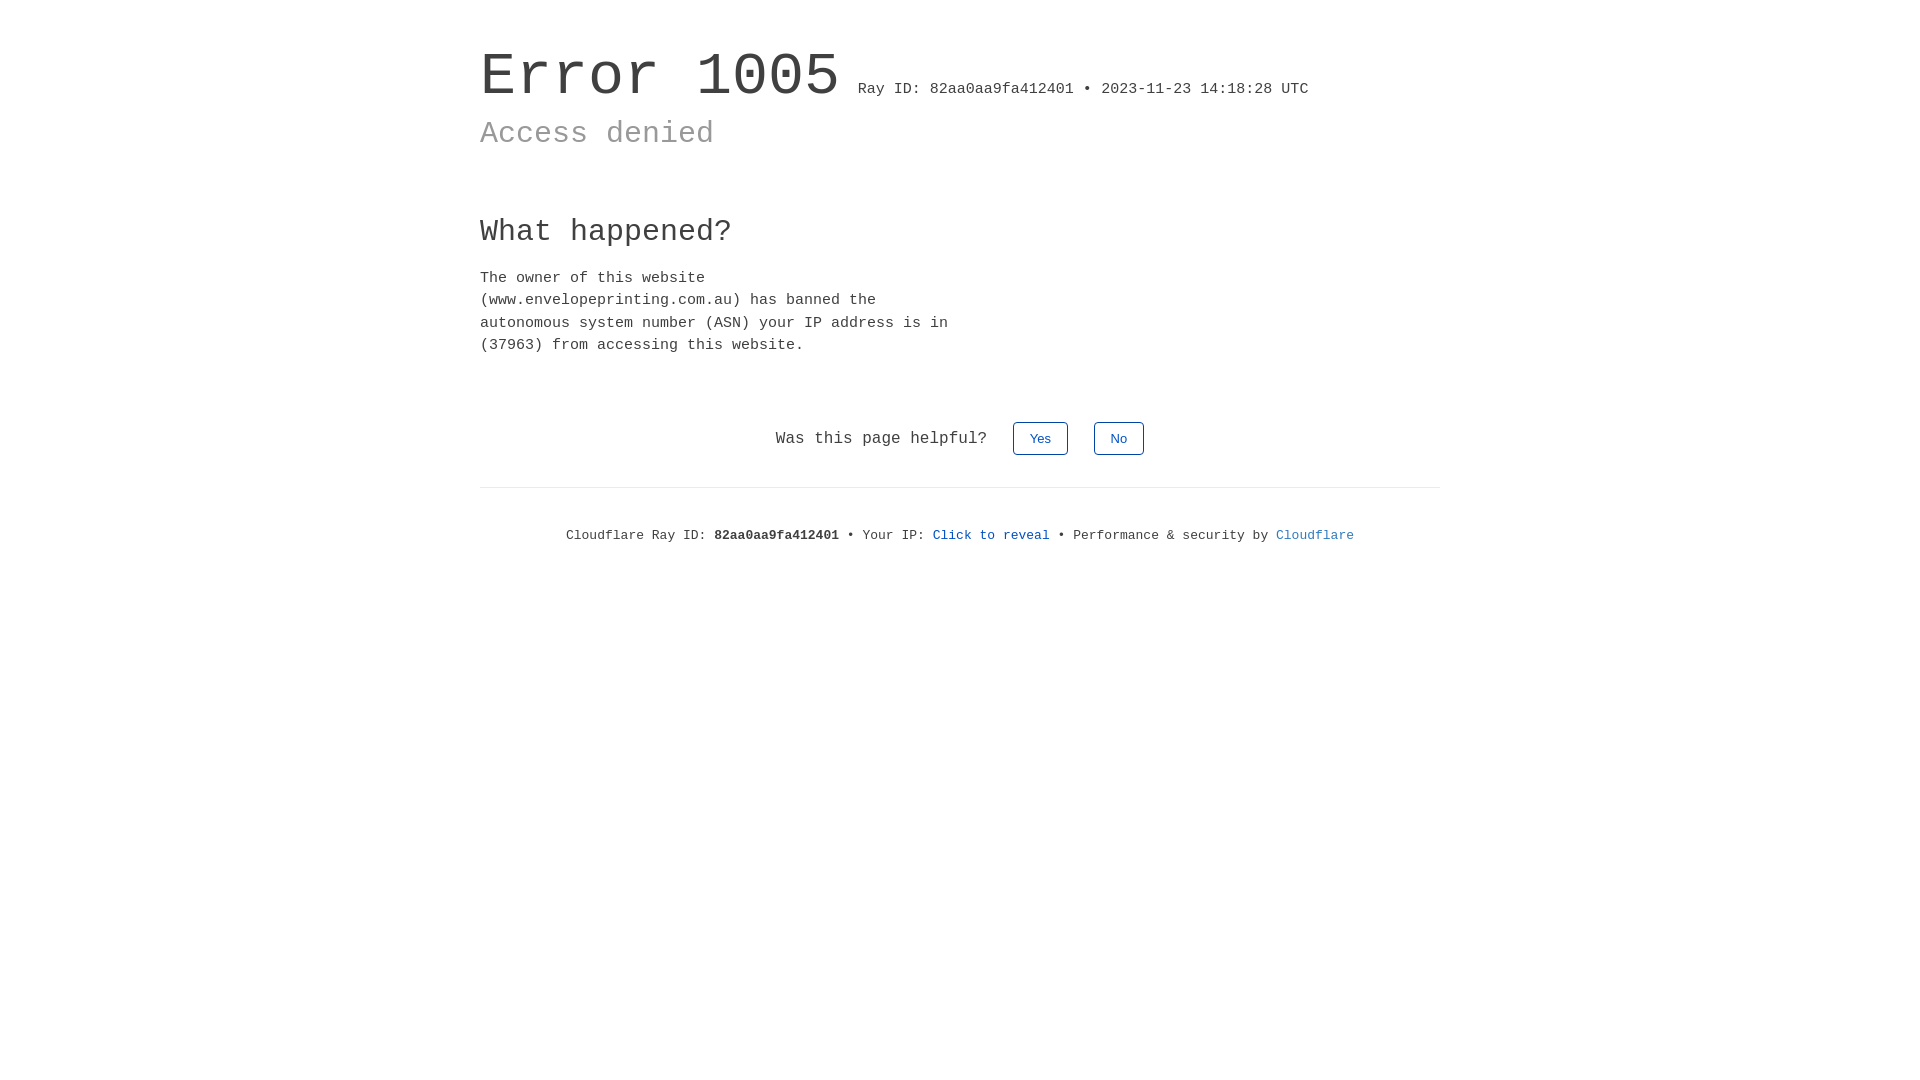 The width and height of the screenshot is (1920, 1080). Describe the element at coordinates (1012, 437) in the screenshot. I see `'Yes'` at that location.